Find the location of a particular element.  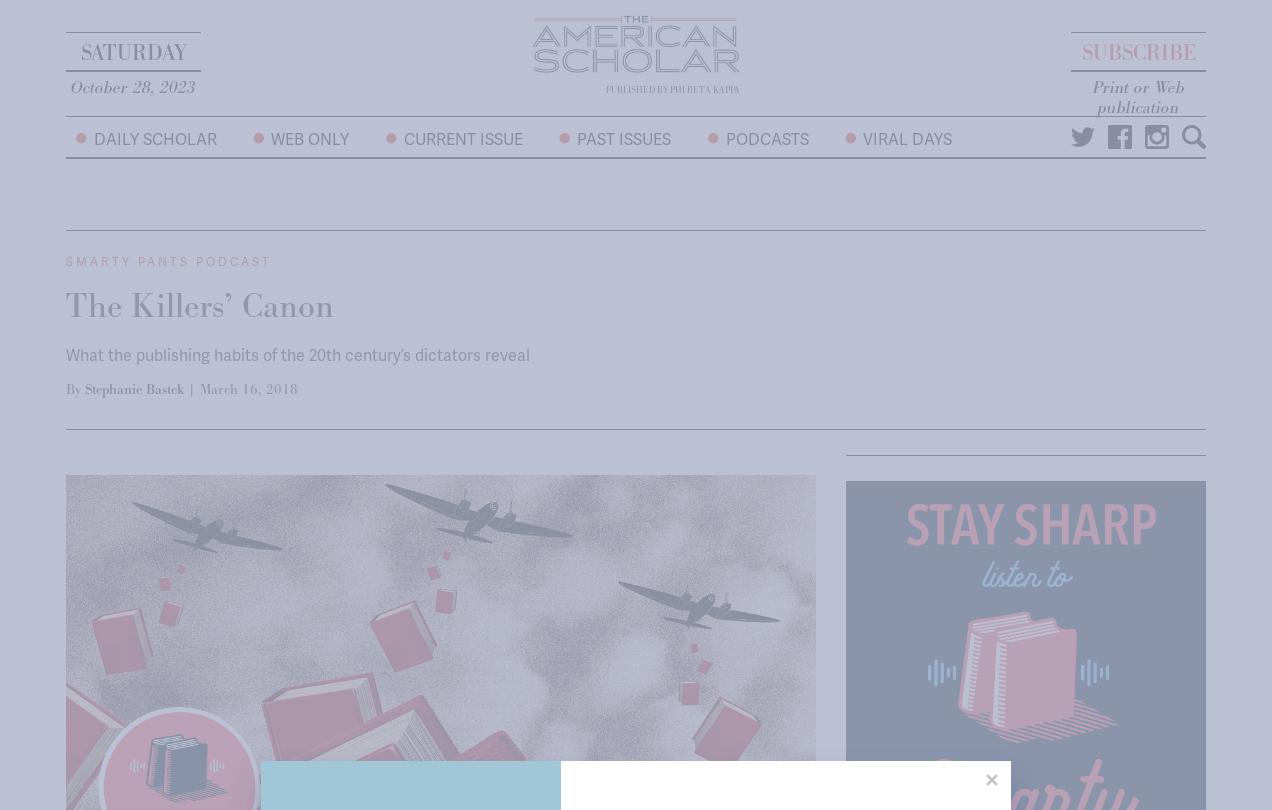

'Current Issue' is located at coordinates (461, 186).